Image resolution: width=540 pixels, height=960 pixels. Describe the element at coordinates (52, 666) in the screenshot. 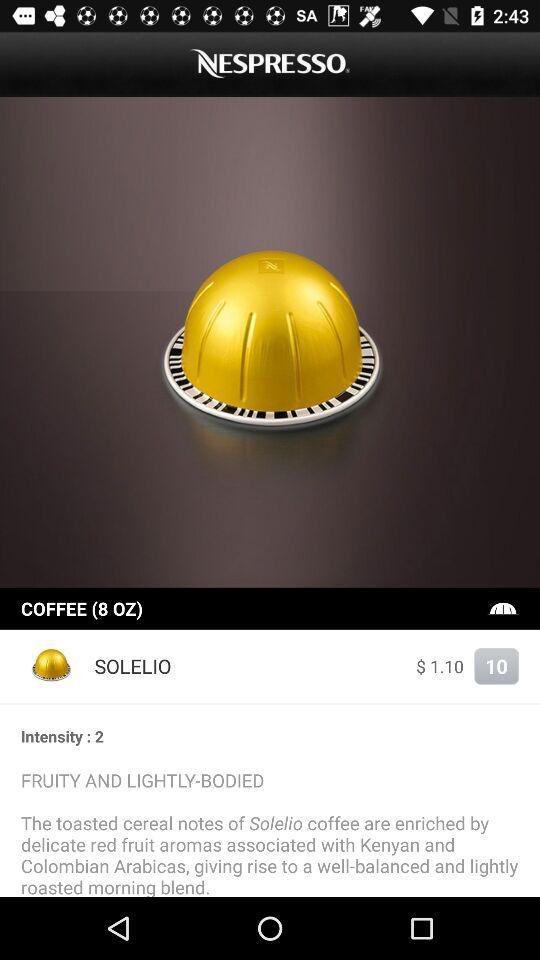

I see `item next to the solelio item` at that location.